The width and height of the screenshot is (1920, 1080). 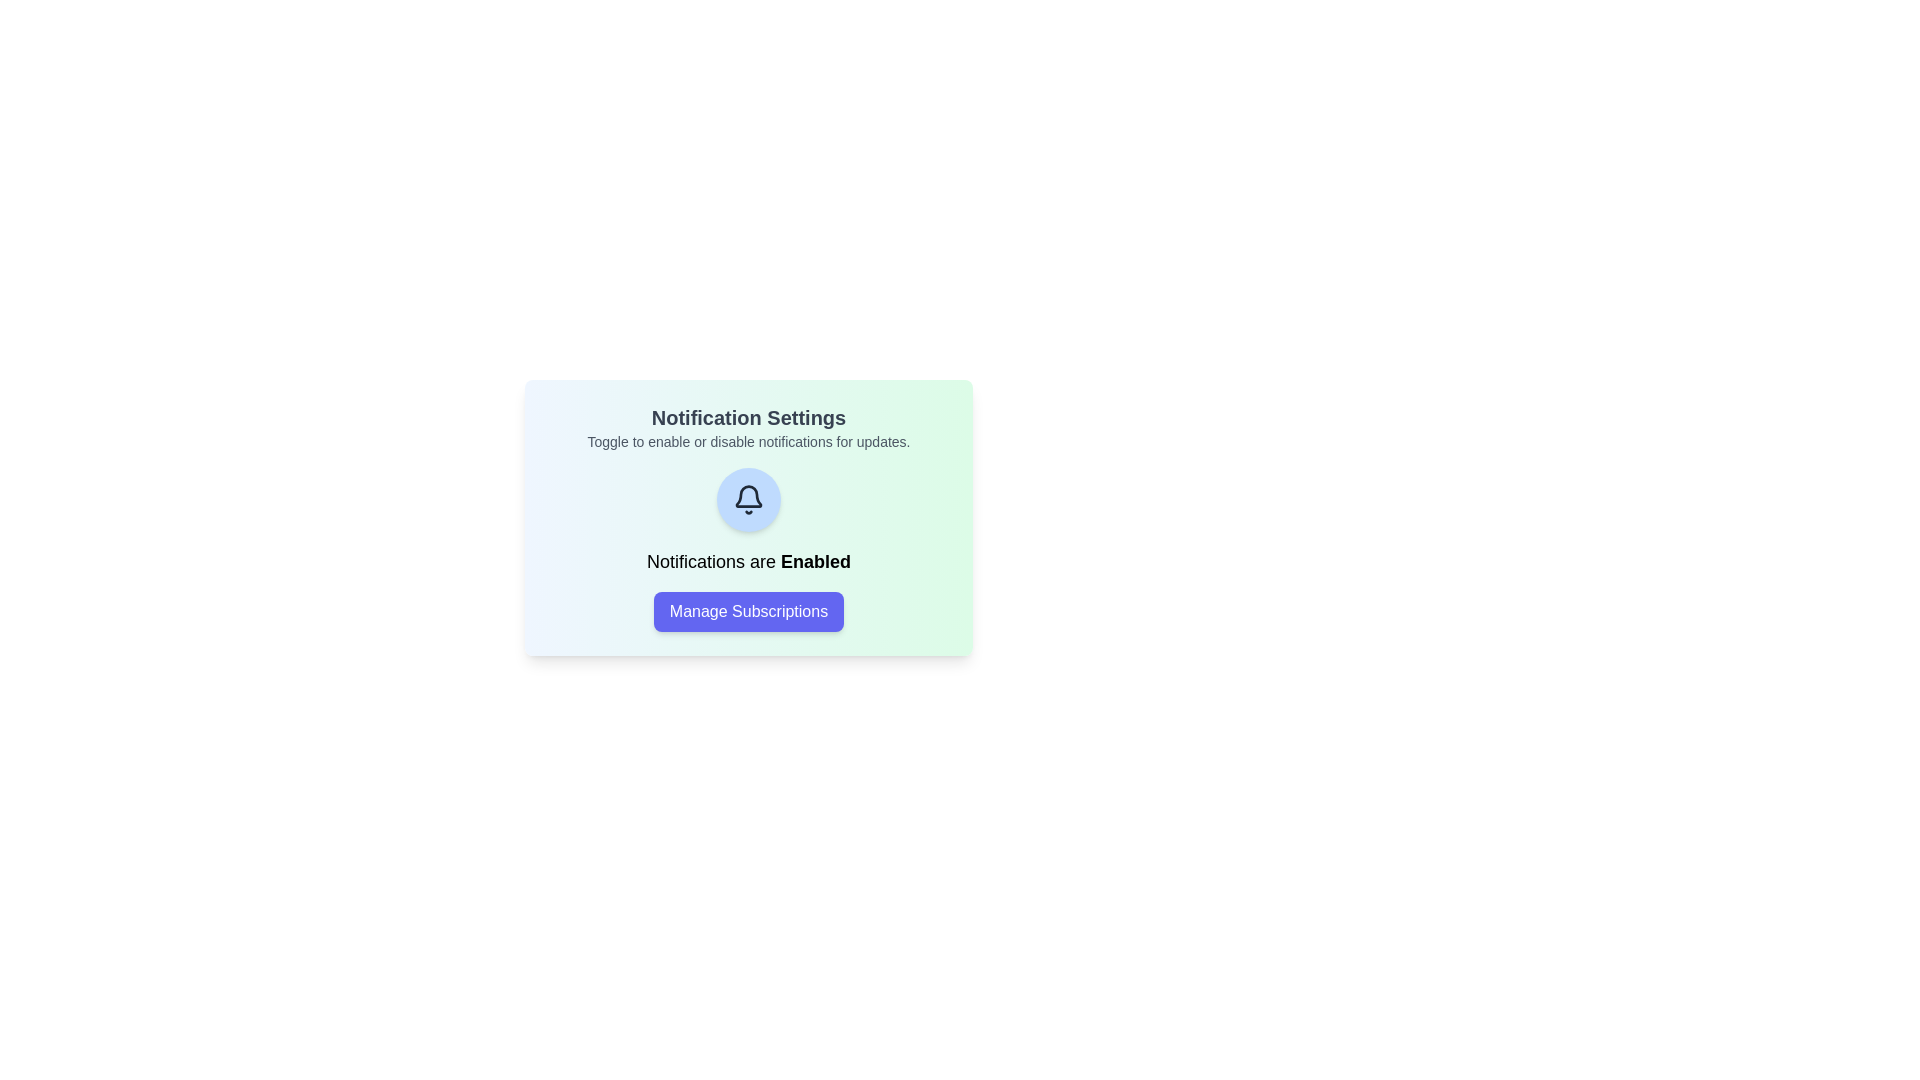 I want to click on the bell icon to toggle the notification state, so click(x=747, y=499).